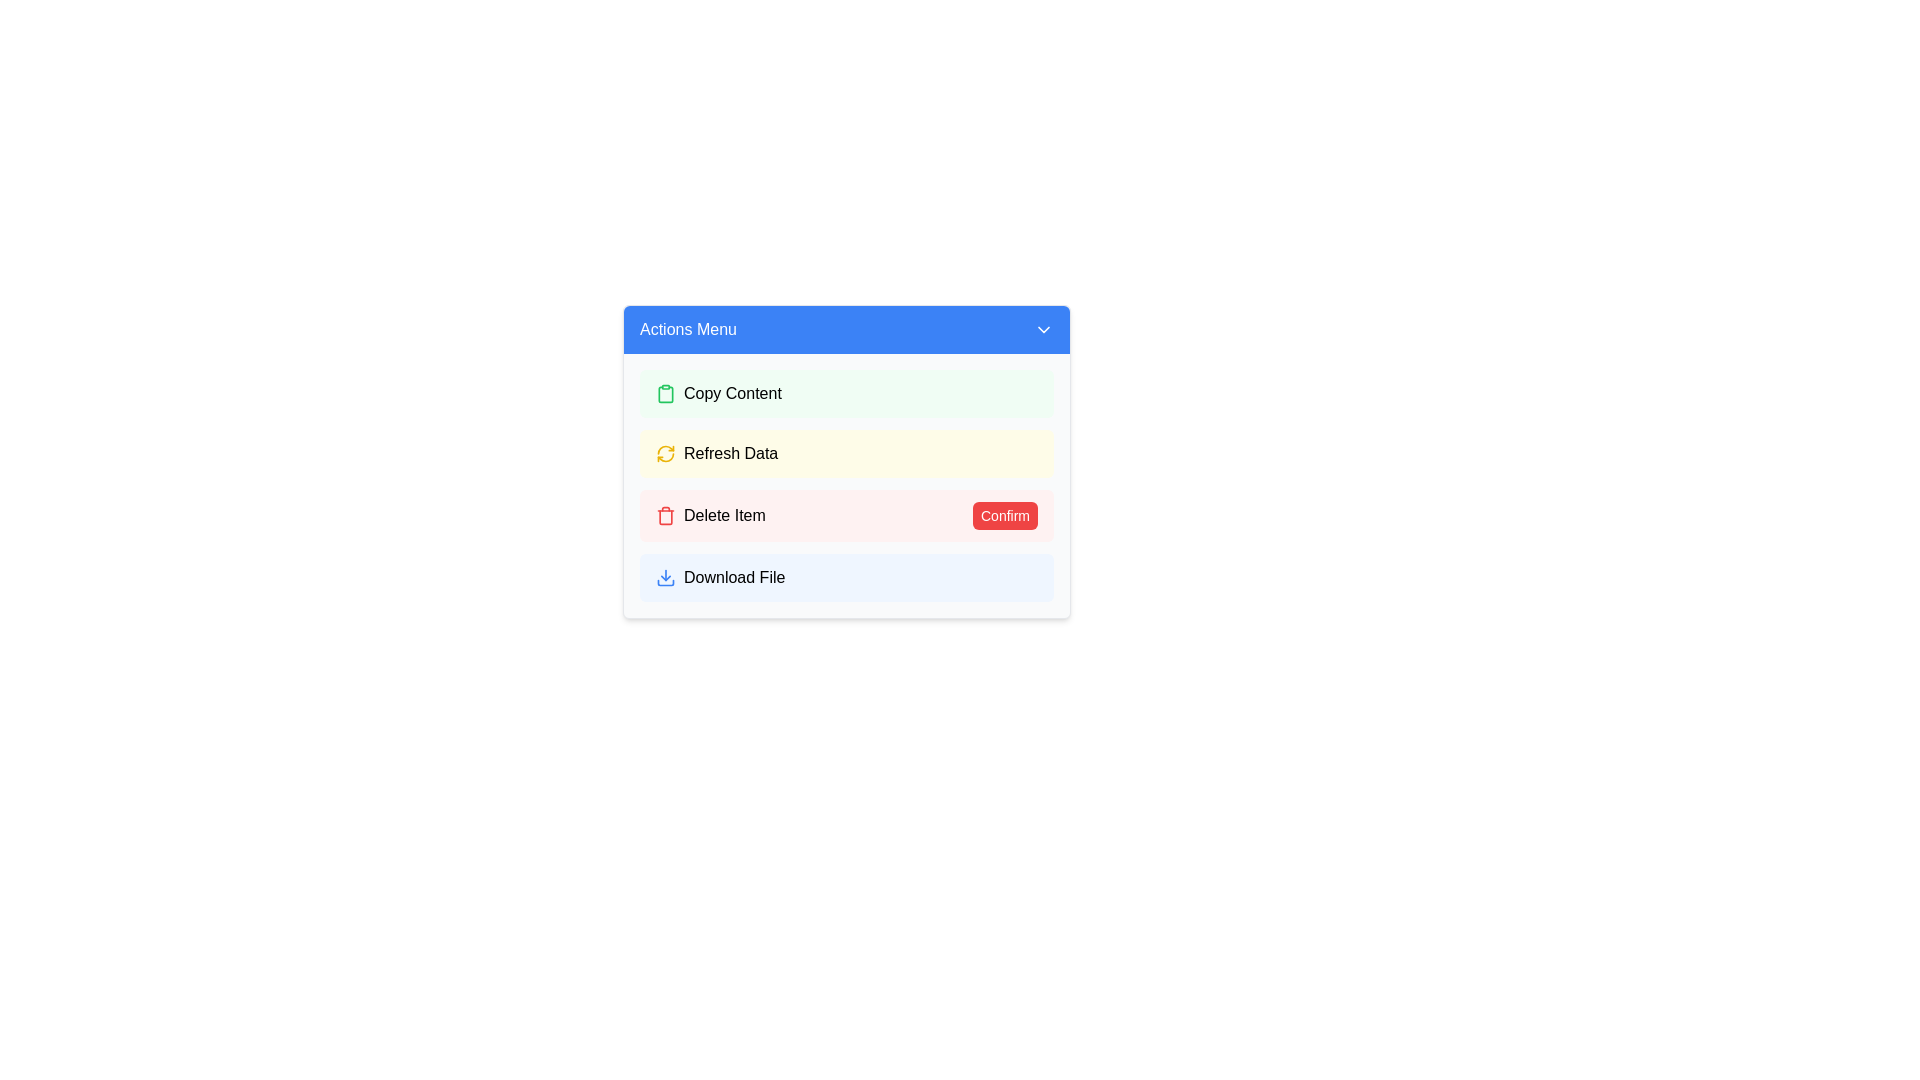 This screenshot has height=1080, width=1920. What do you see at coordinates (666, 393) in the screenshot?
I see `the clipboard icon located` at bounding box center [666, 393].